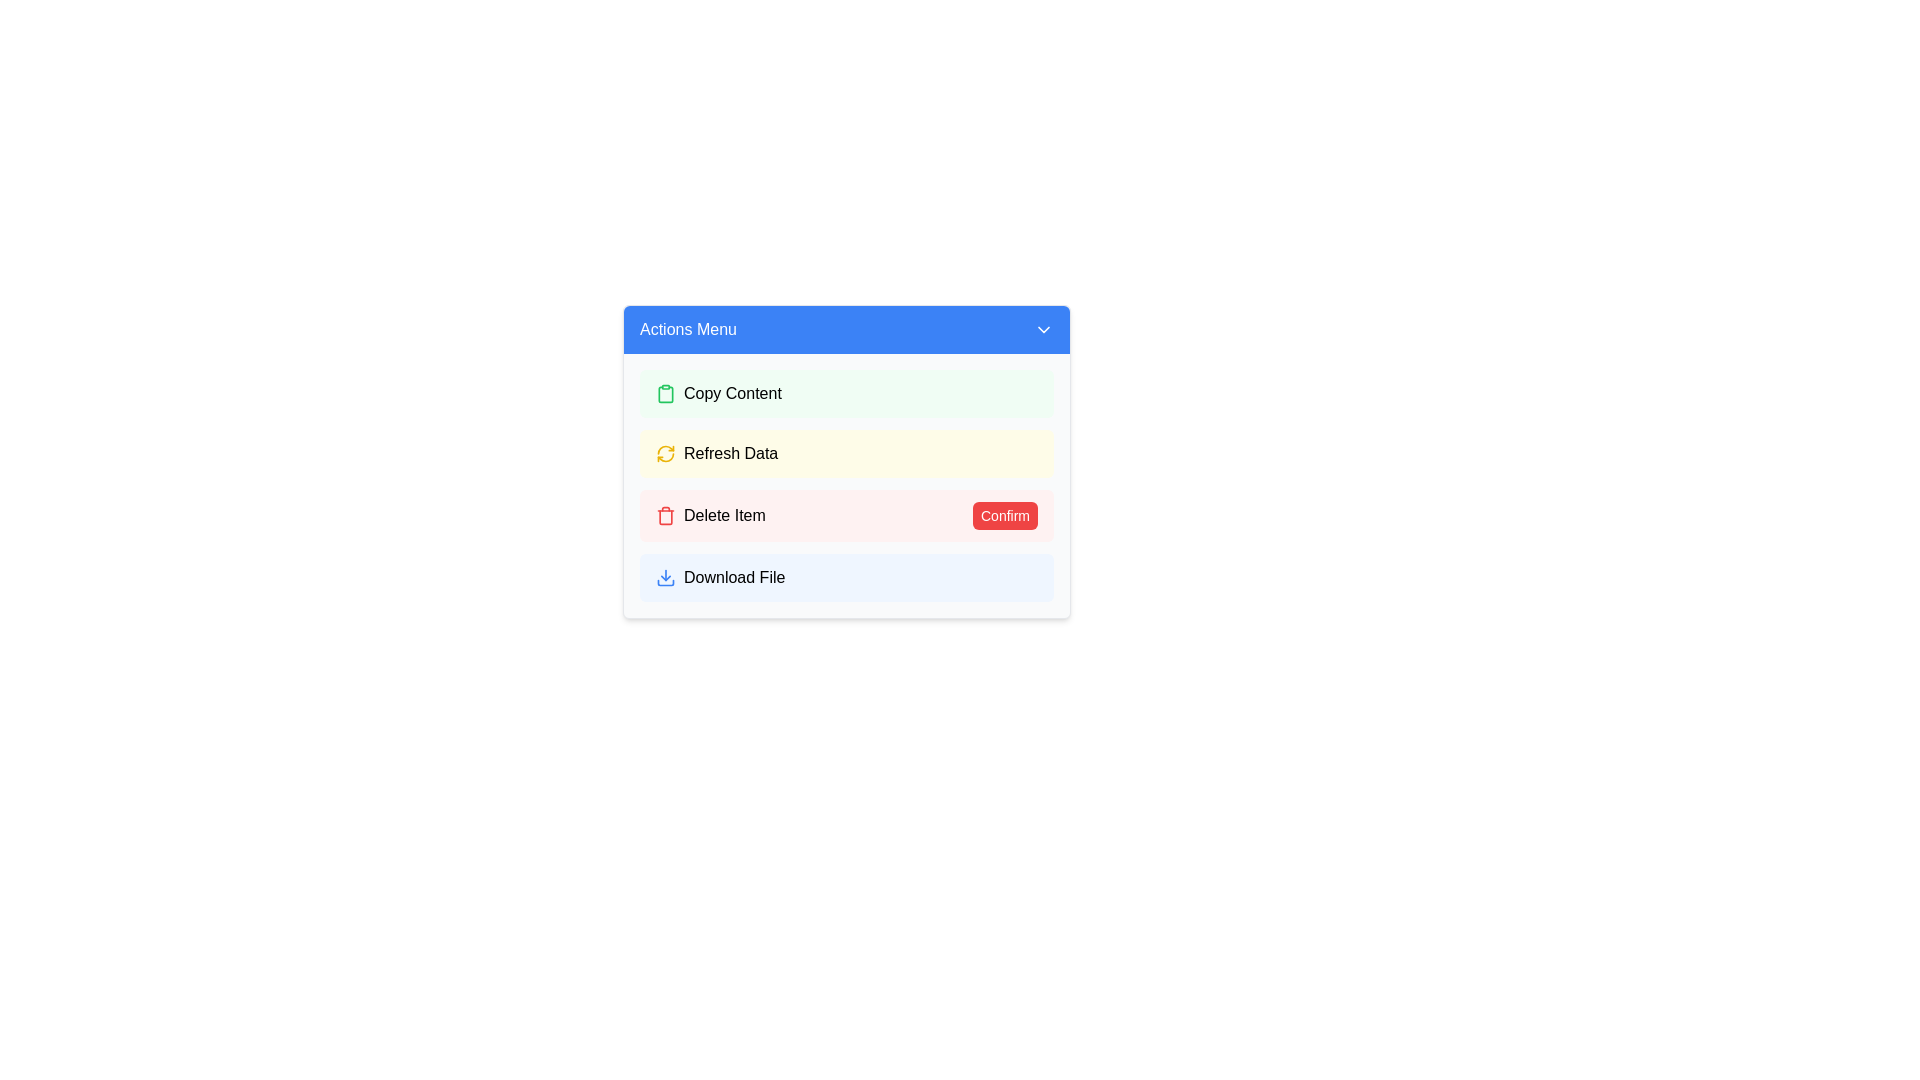 This screenshot has height=1080, width=1920. What do you see at coordinates (666, 393) in the screenshot?
I see `the clipboard icon located` at bounding box center [666, 393].